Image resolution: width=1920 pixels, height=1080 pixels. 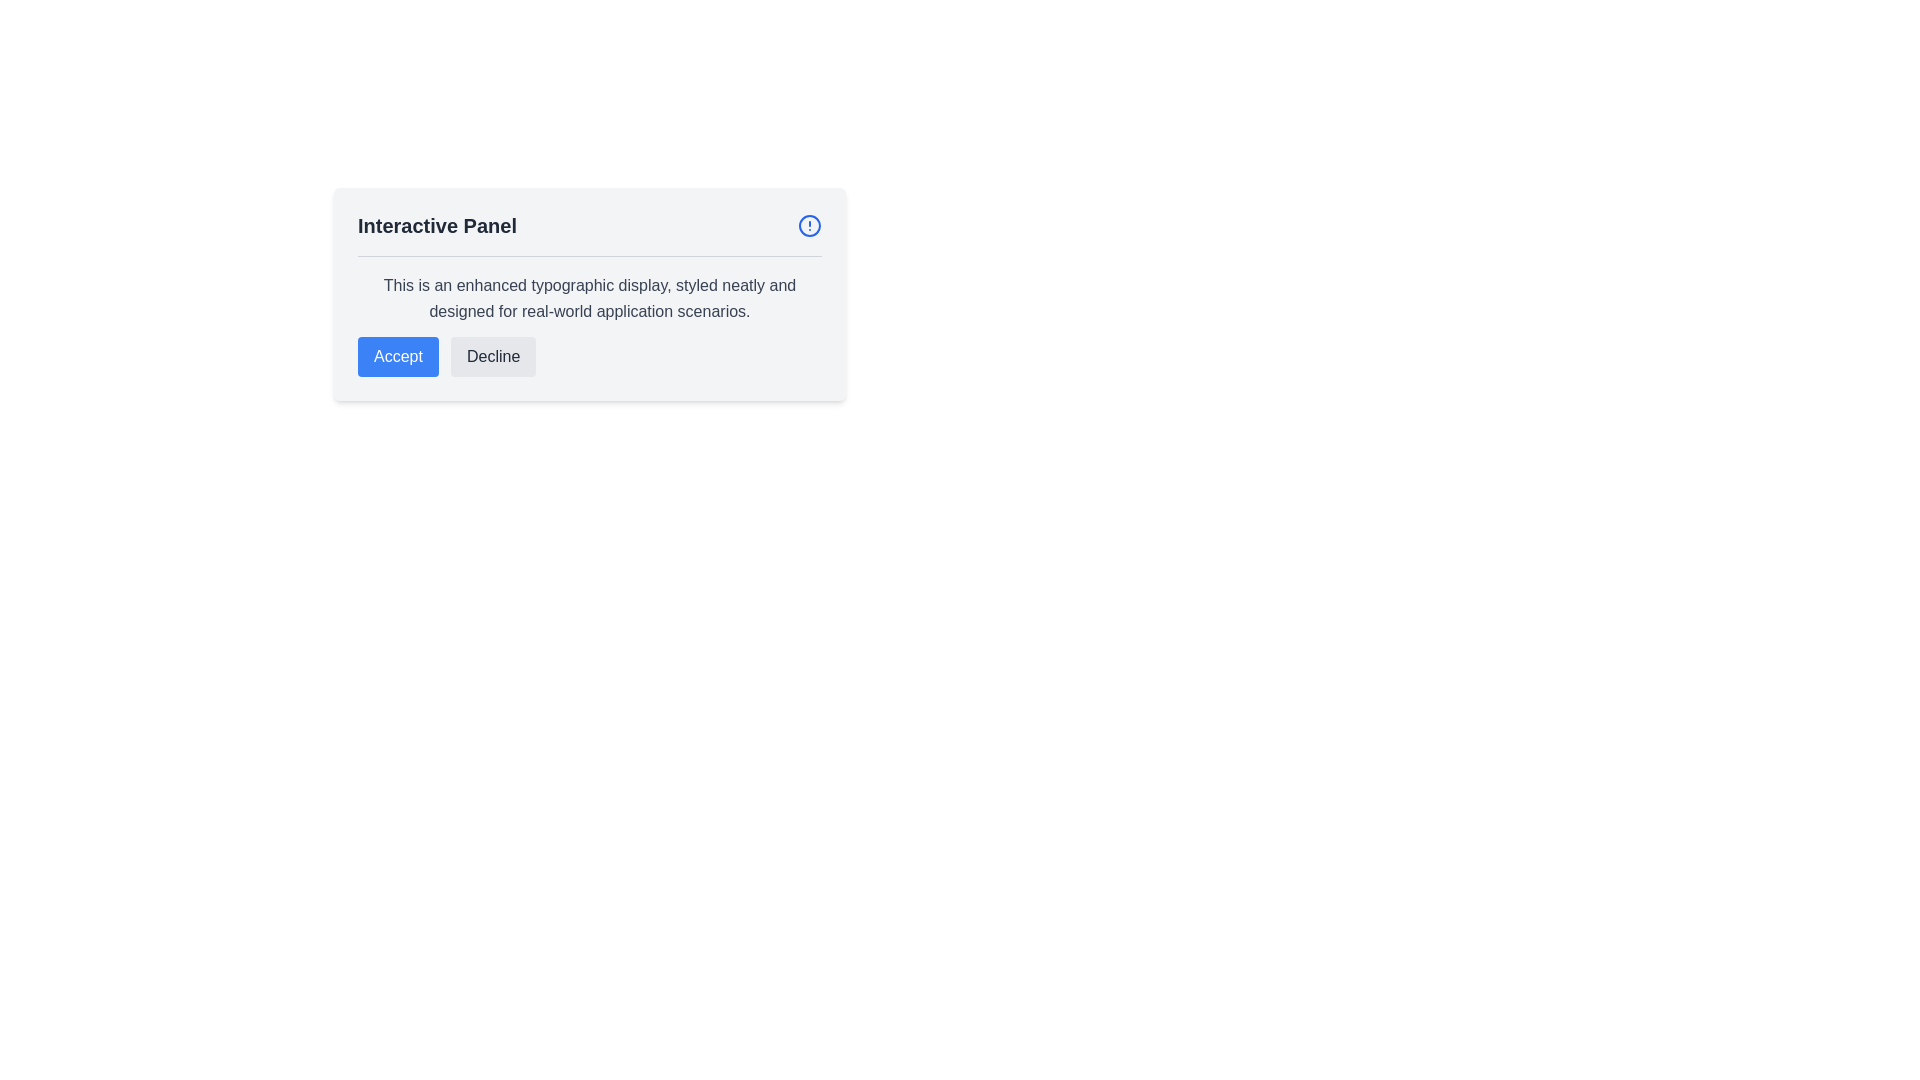 What do you see at coordinates (493, 356) in the screenshot?
I see `the 'Decline' button located in the 'Interactive Panel'` at bounding box center [493, 356].